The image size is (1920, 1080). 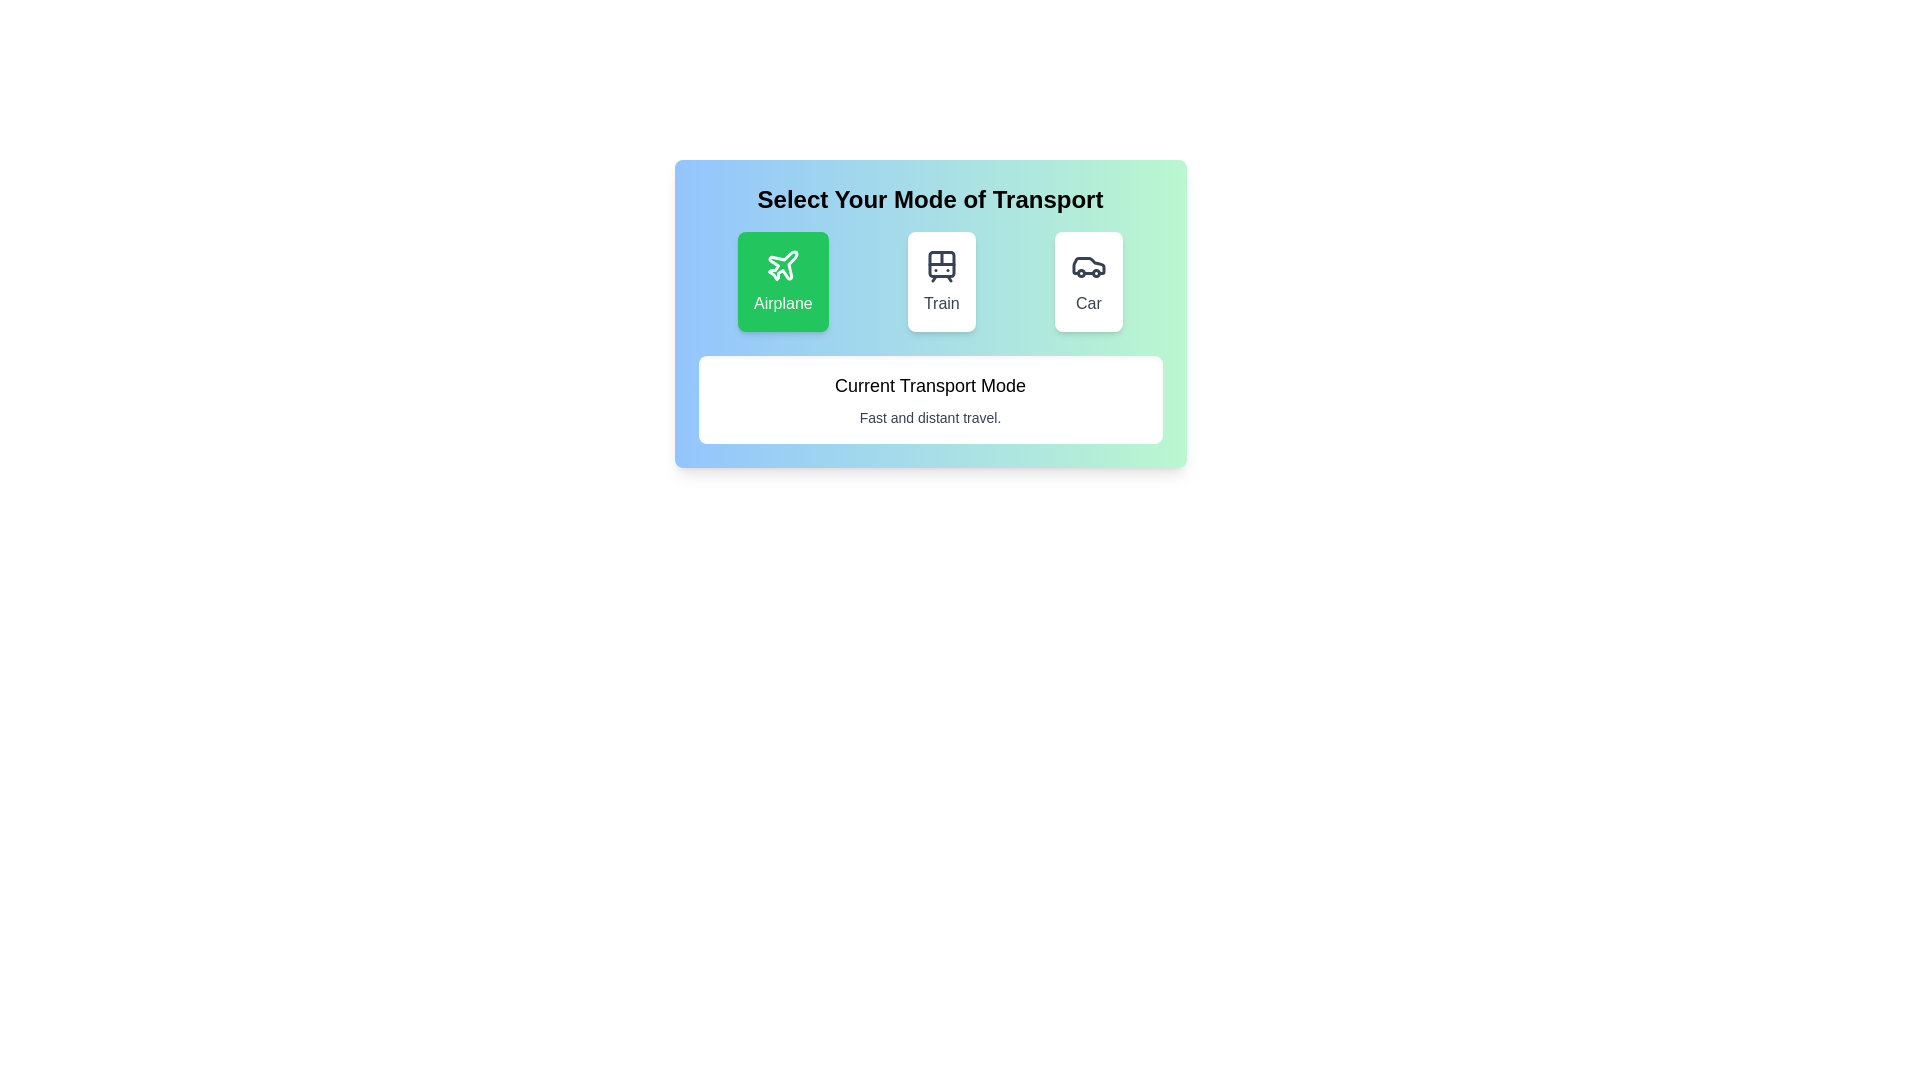 What do you see at coordinates (939, 281) in the screenshot?
I see `the button corresponding to the transportation mode Train` at bounding box center [939, 281].